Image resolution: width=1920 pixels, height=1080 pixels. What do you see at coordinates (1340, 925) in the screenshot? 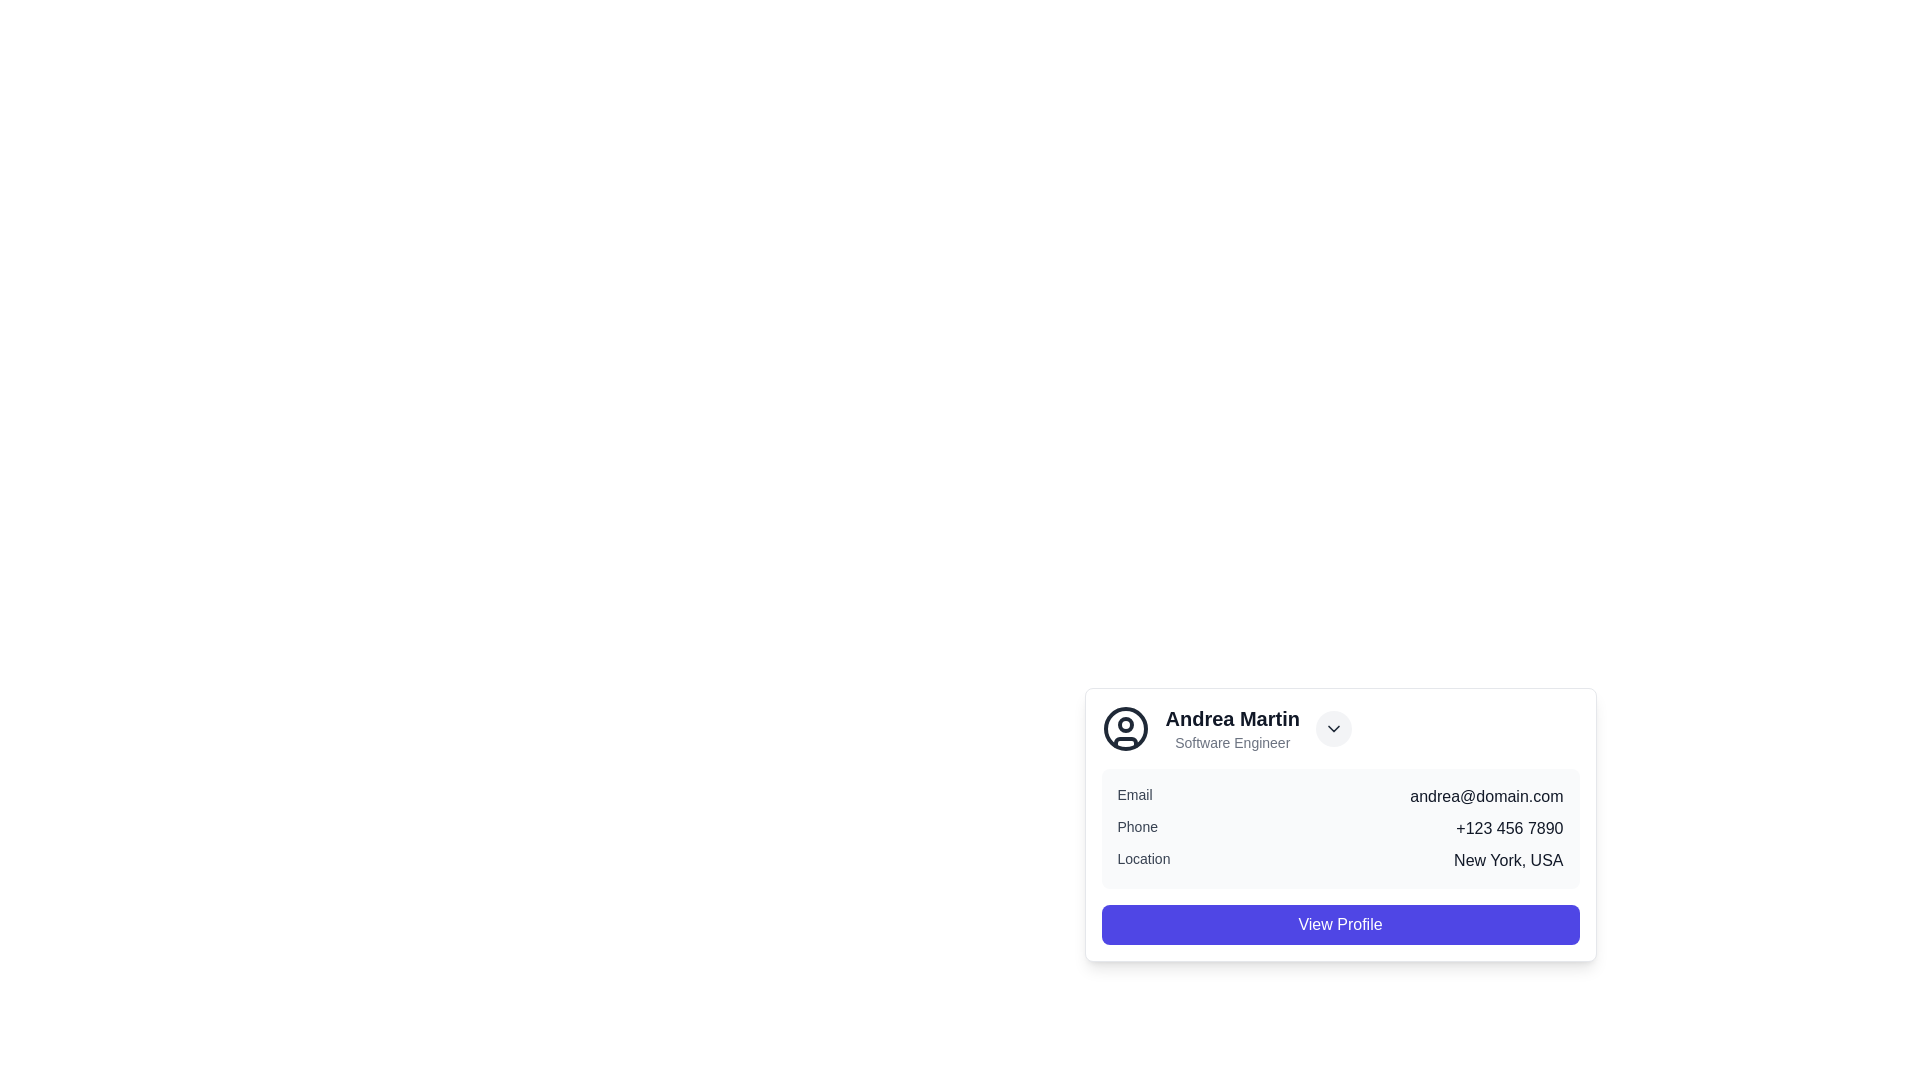
I see `the 'View Profile' button located at the bottom center of the card containing details of Andrea Martin` at bounding box center [1340, 925].